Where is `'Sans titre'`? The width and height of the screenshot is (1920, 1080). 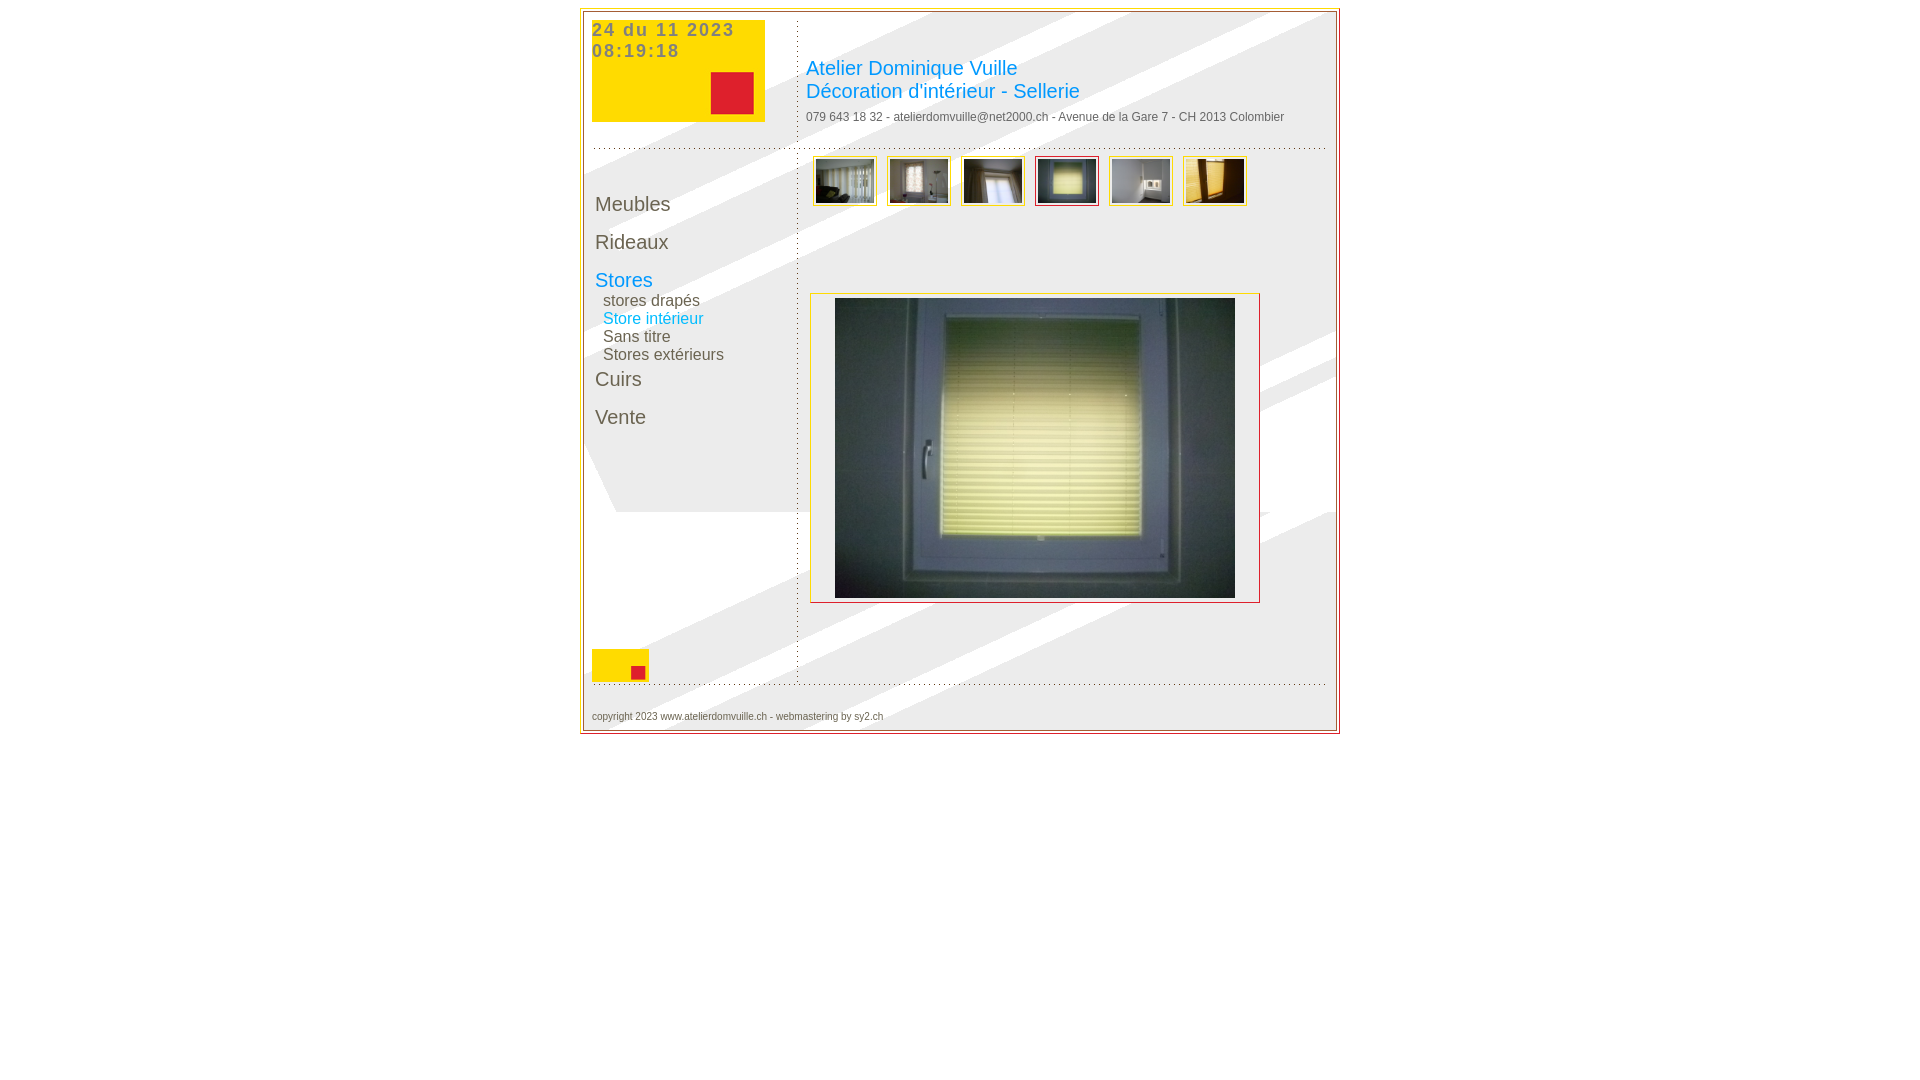 'Sans titre' is located at coordinates (632, 331).